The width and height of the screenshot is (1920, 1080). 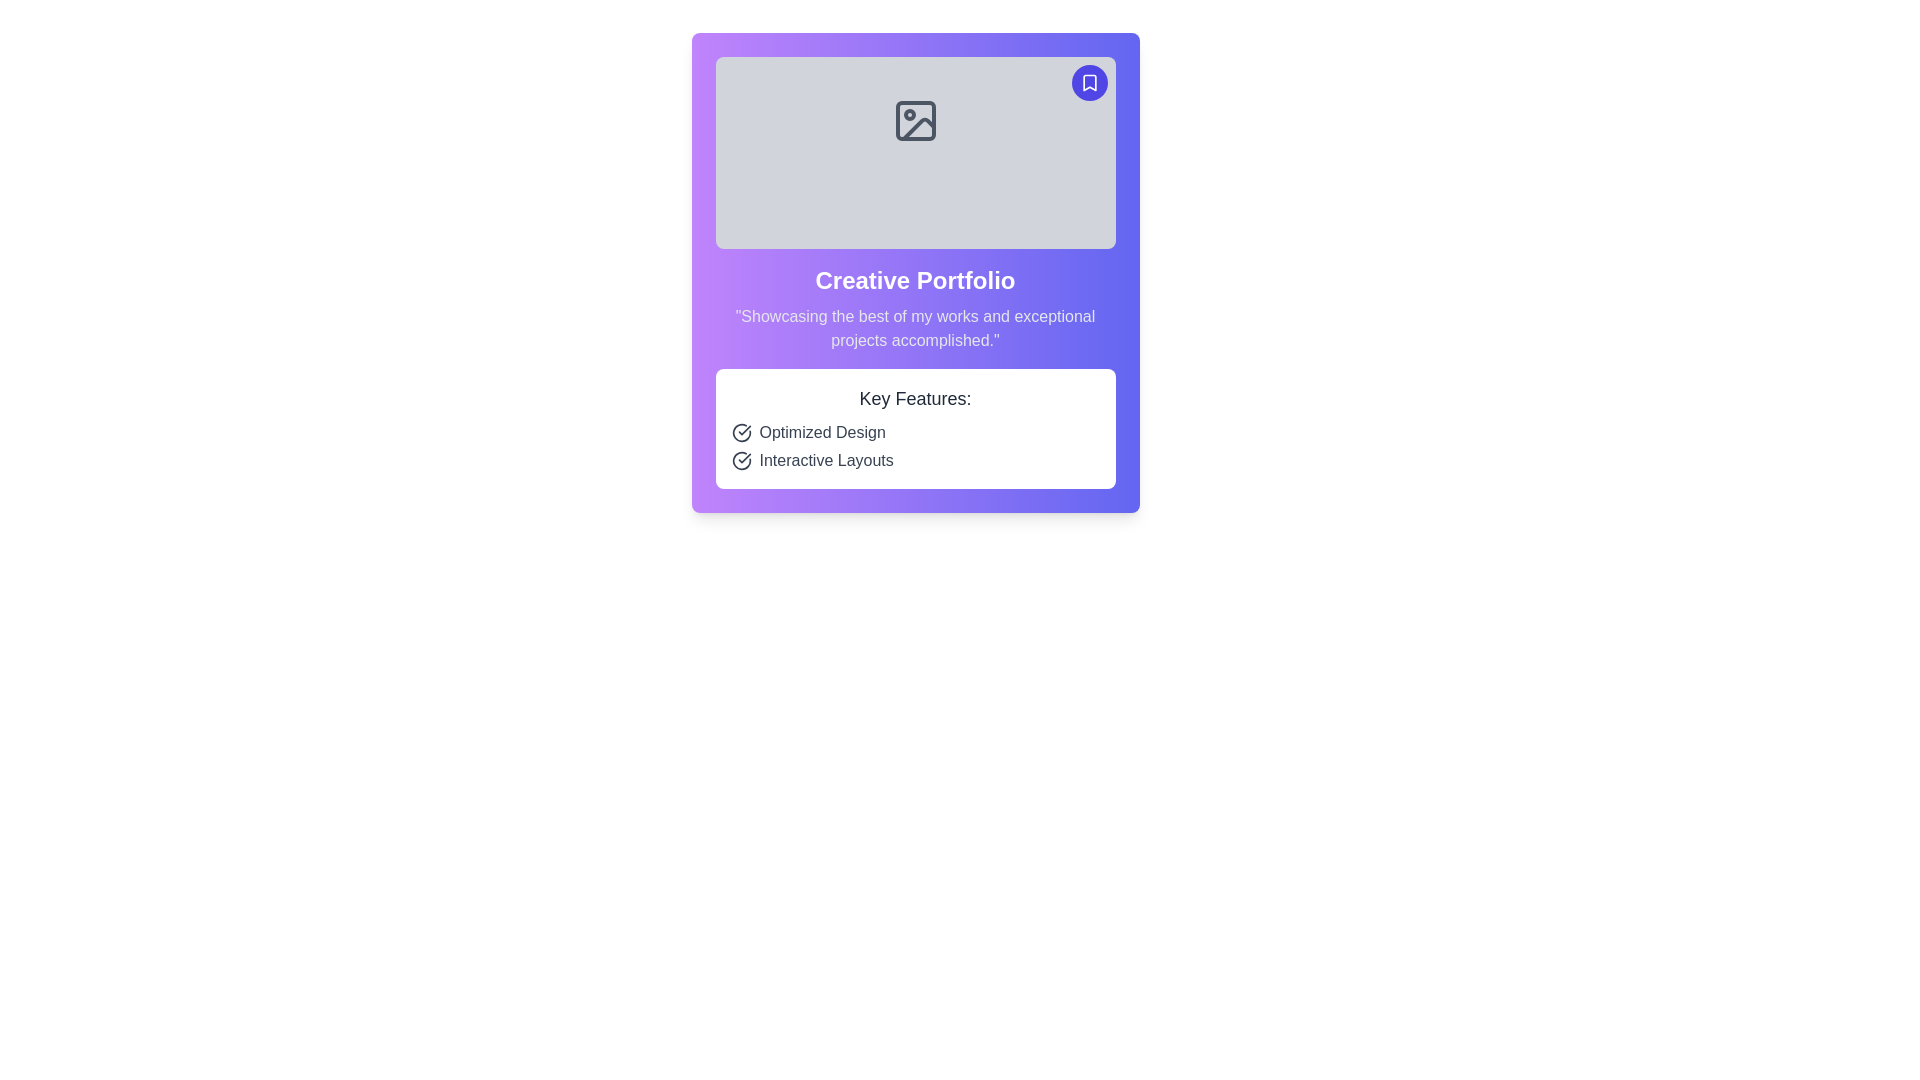 I want to click on the text label that summarizes the portfolio's highlights, located directly below the heading 'Creative Portfolio', so click(x=914, y=327).